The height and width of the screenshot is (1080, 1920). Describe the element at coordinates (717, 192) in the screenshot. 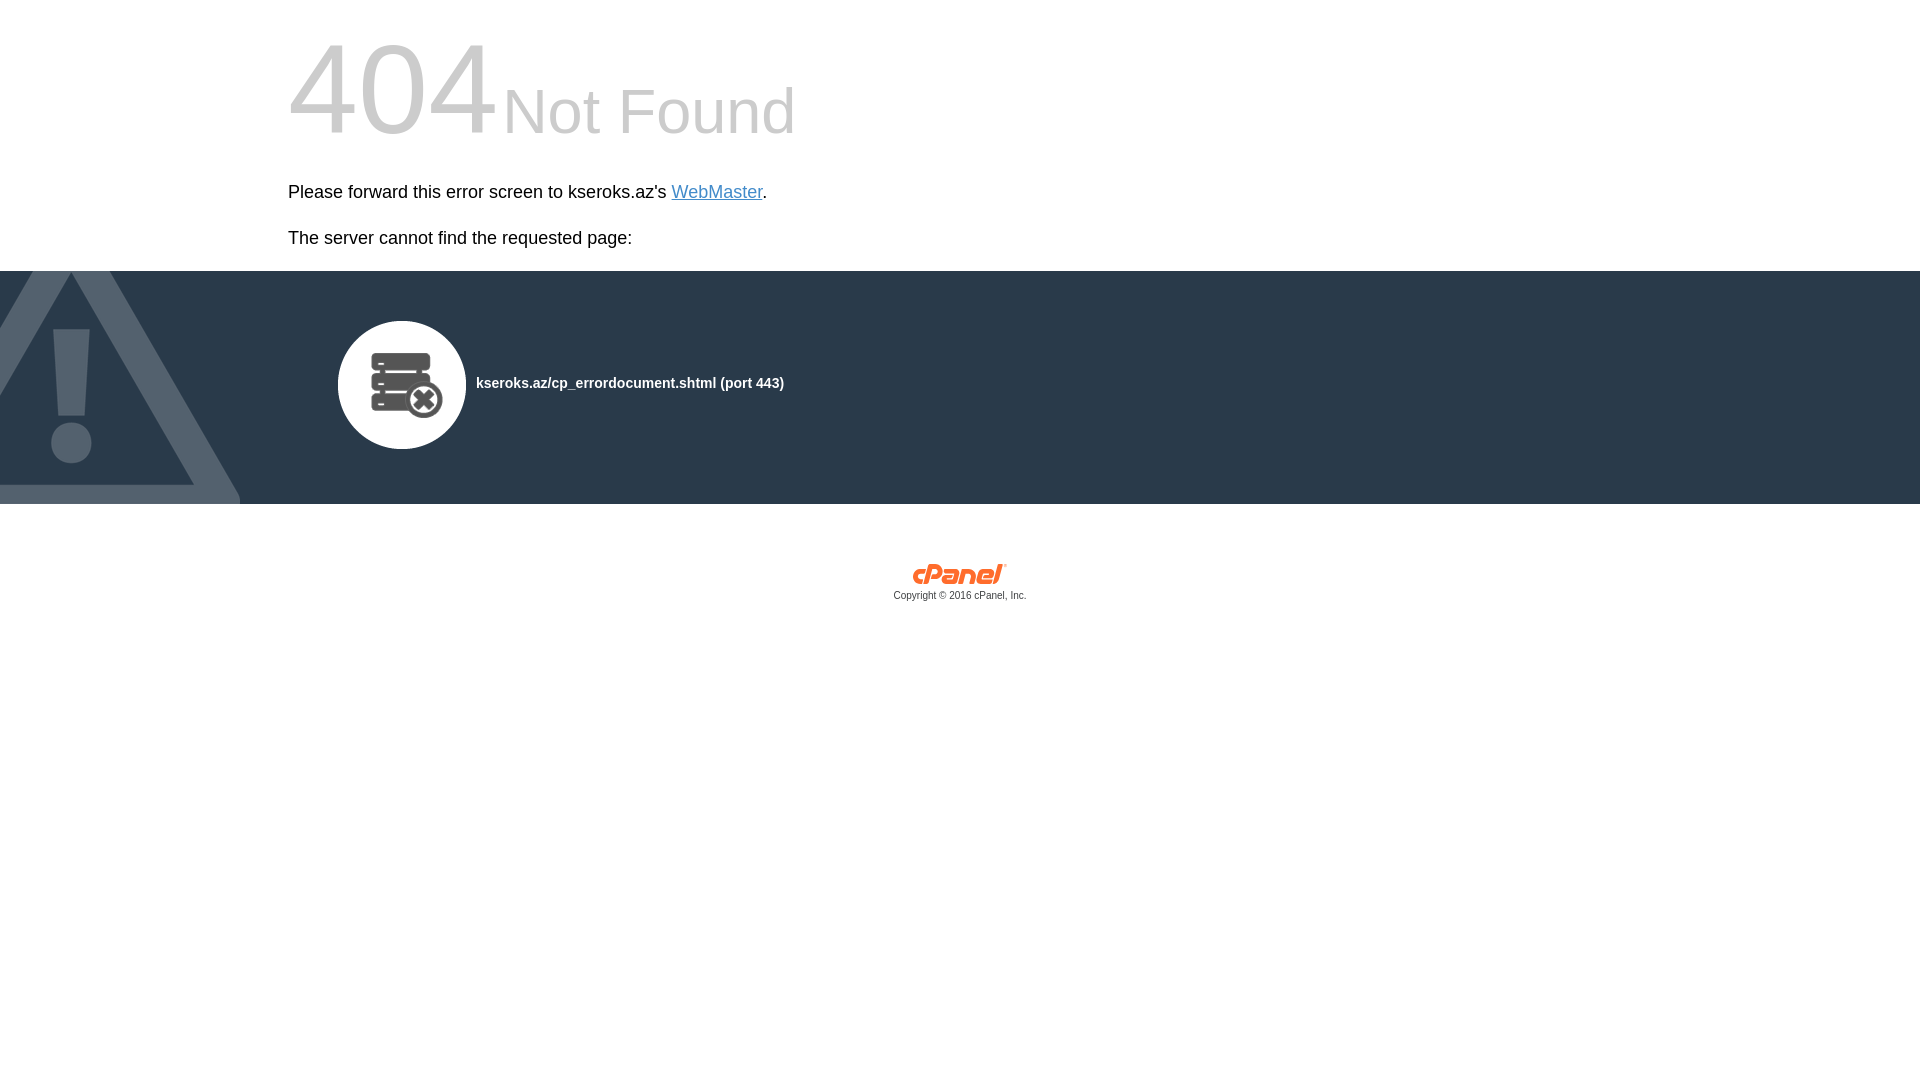

I see `'WebMaster'` at that location.